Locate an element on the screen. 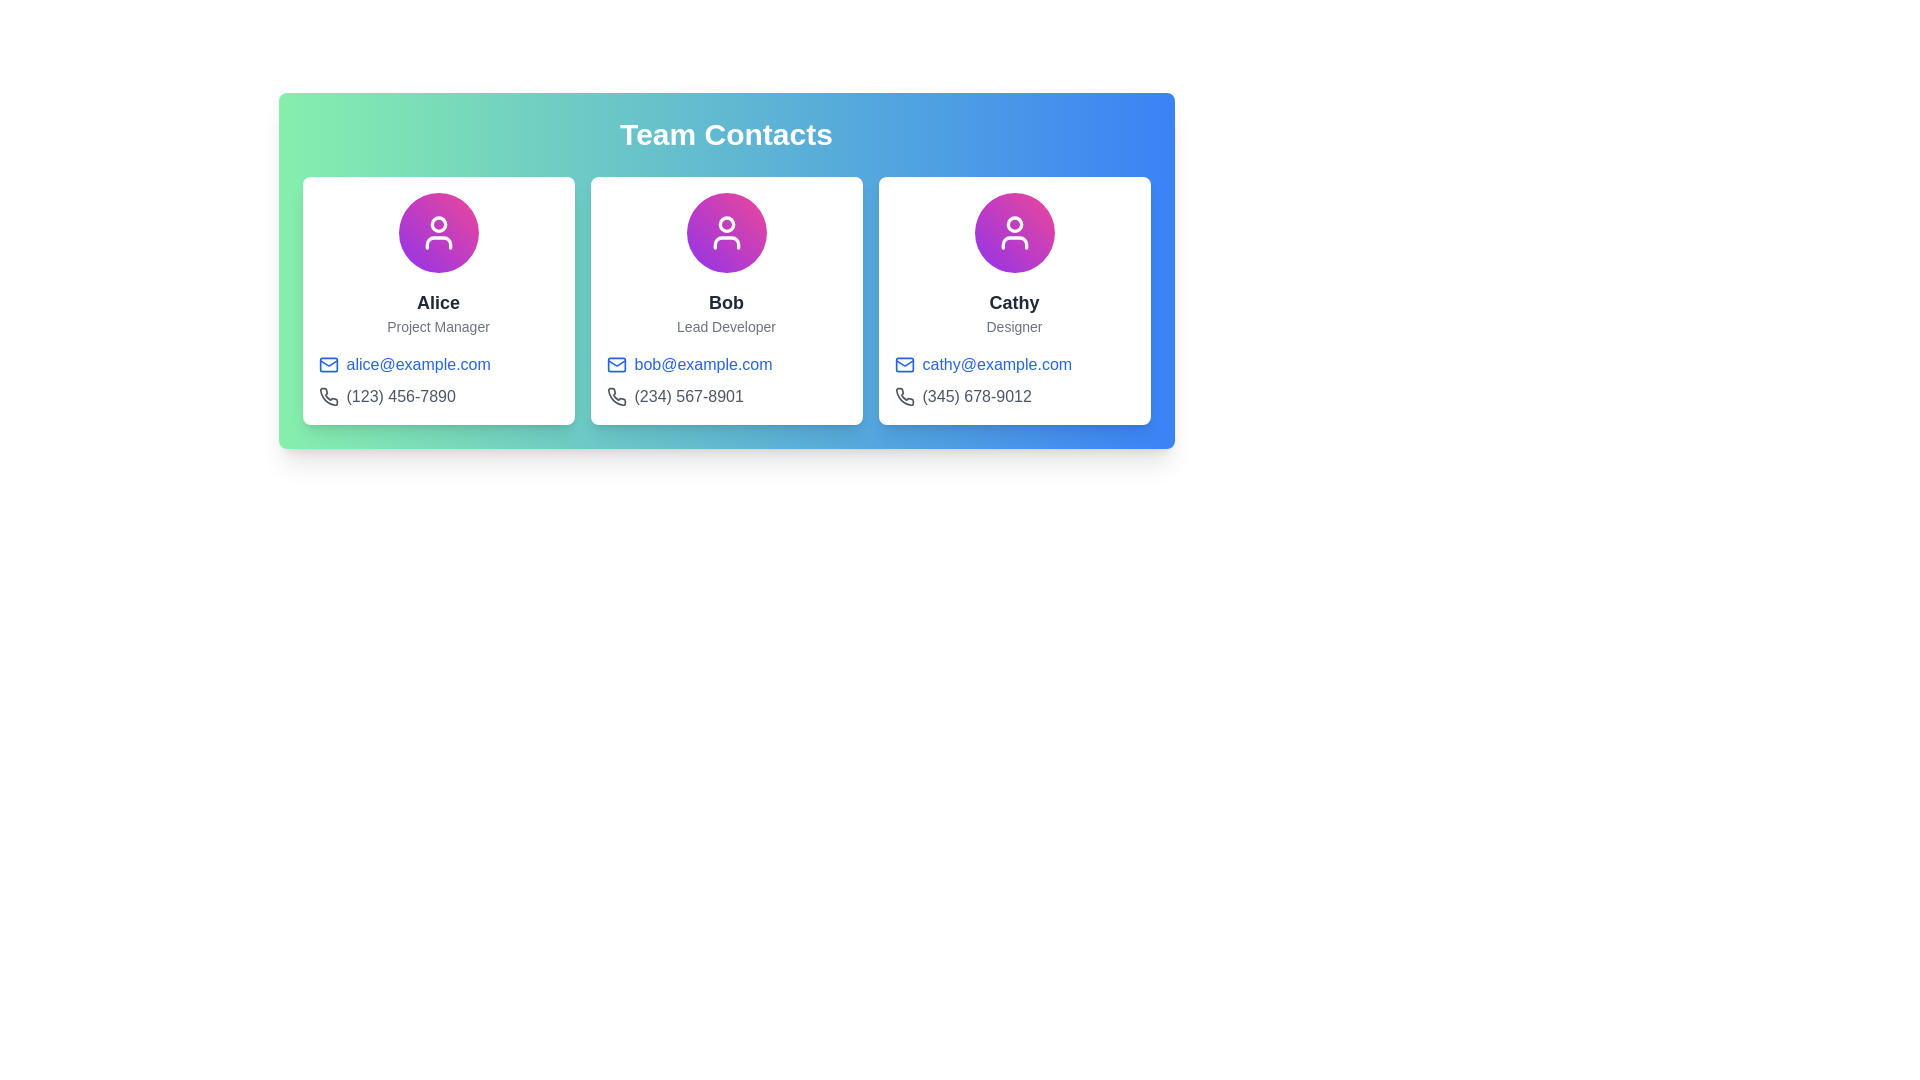  text content from the text label displaying 'Cathy', which is prominently styled in bold dark gray font, located within the card layout under the circular avatar image and above the descriptor text labeled 'Designer' is located at coordinates (1014, 303).